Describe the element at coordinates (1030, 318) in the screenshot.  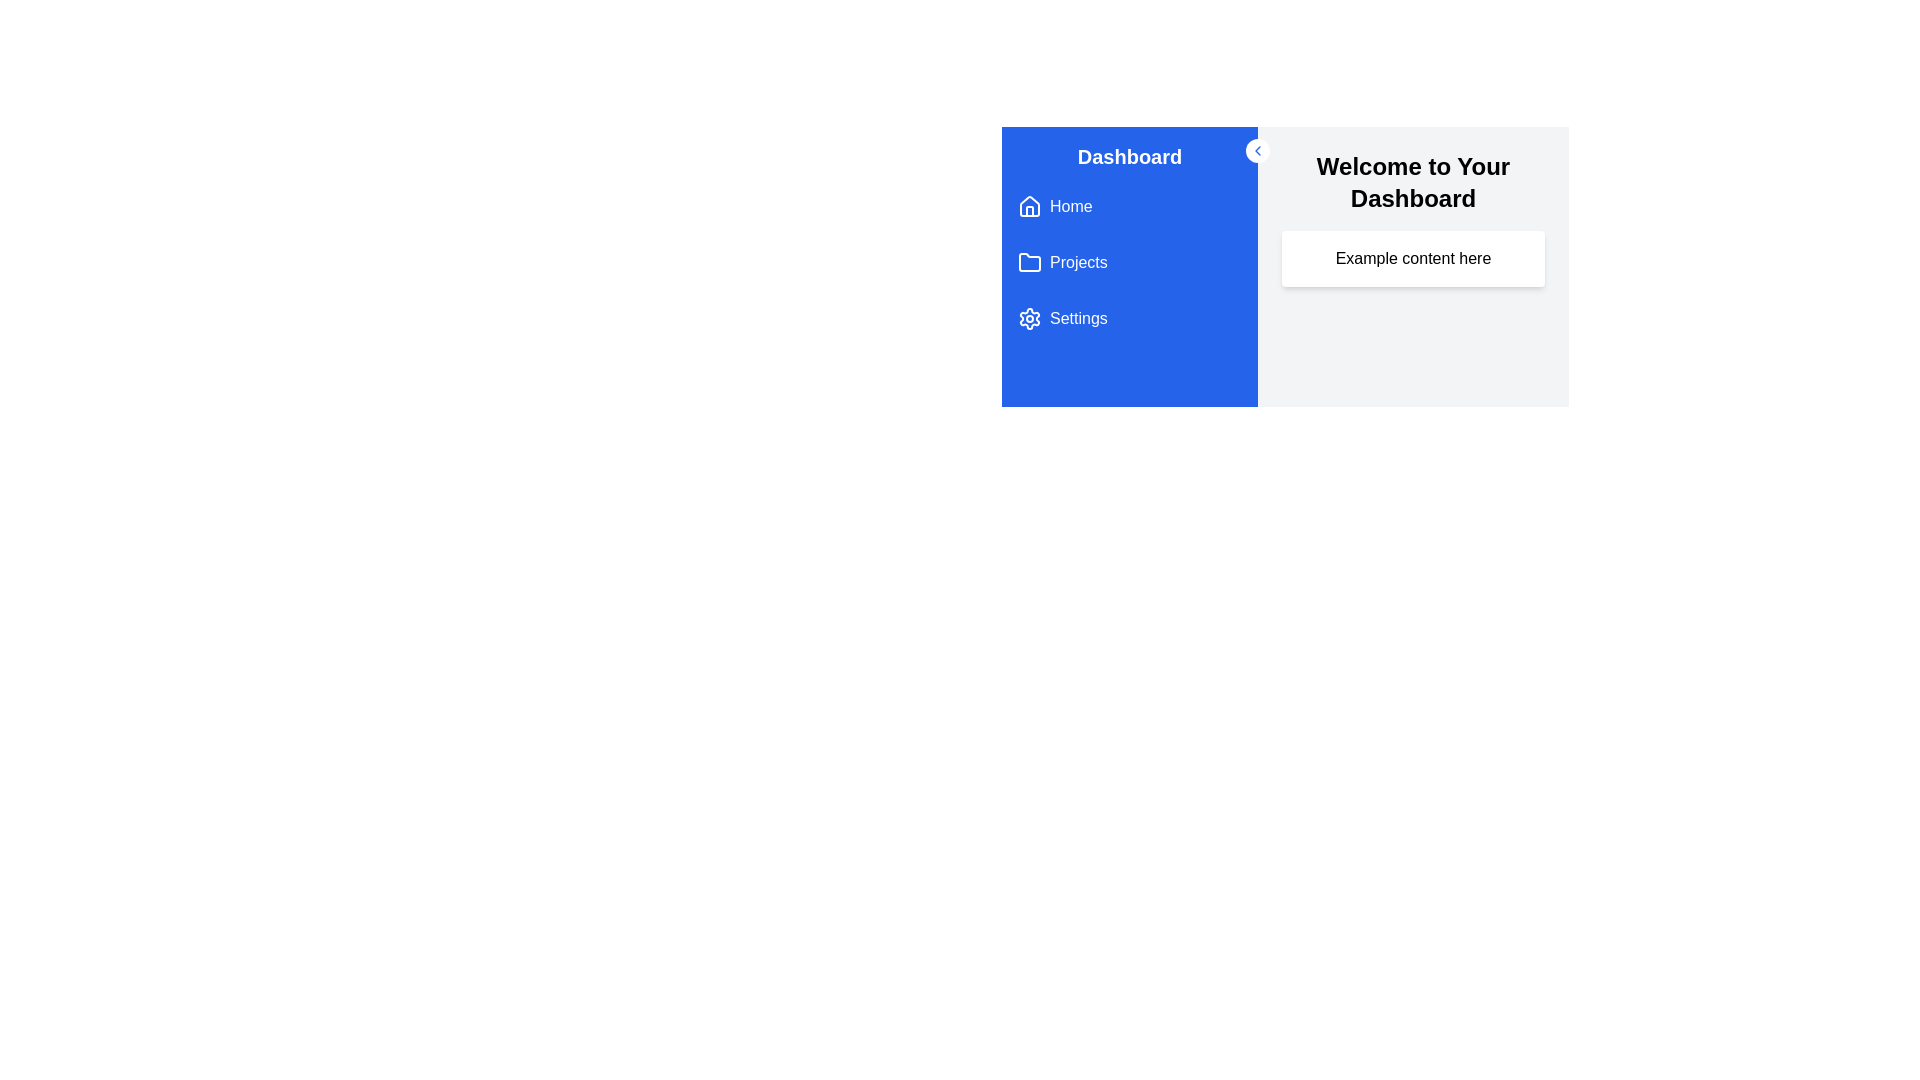
I see `the settings menu icon located` at that location.